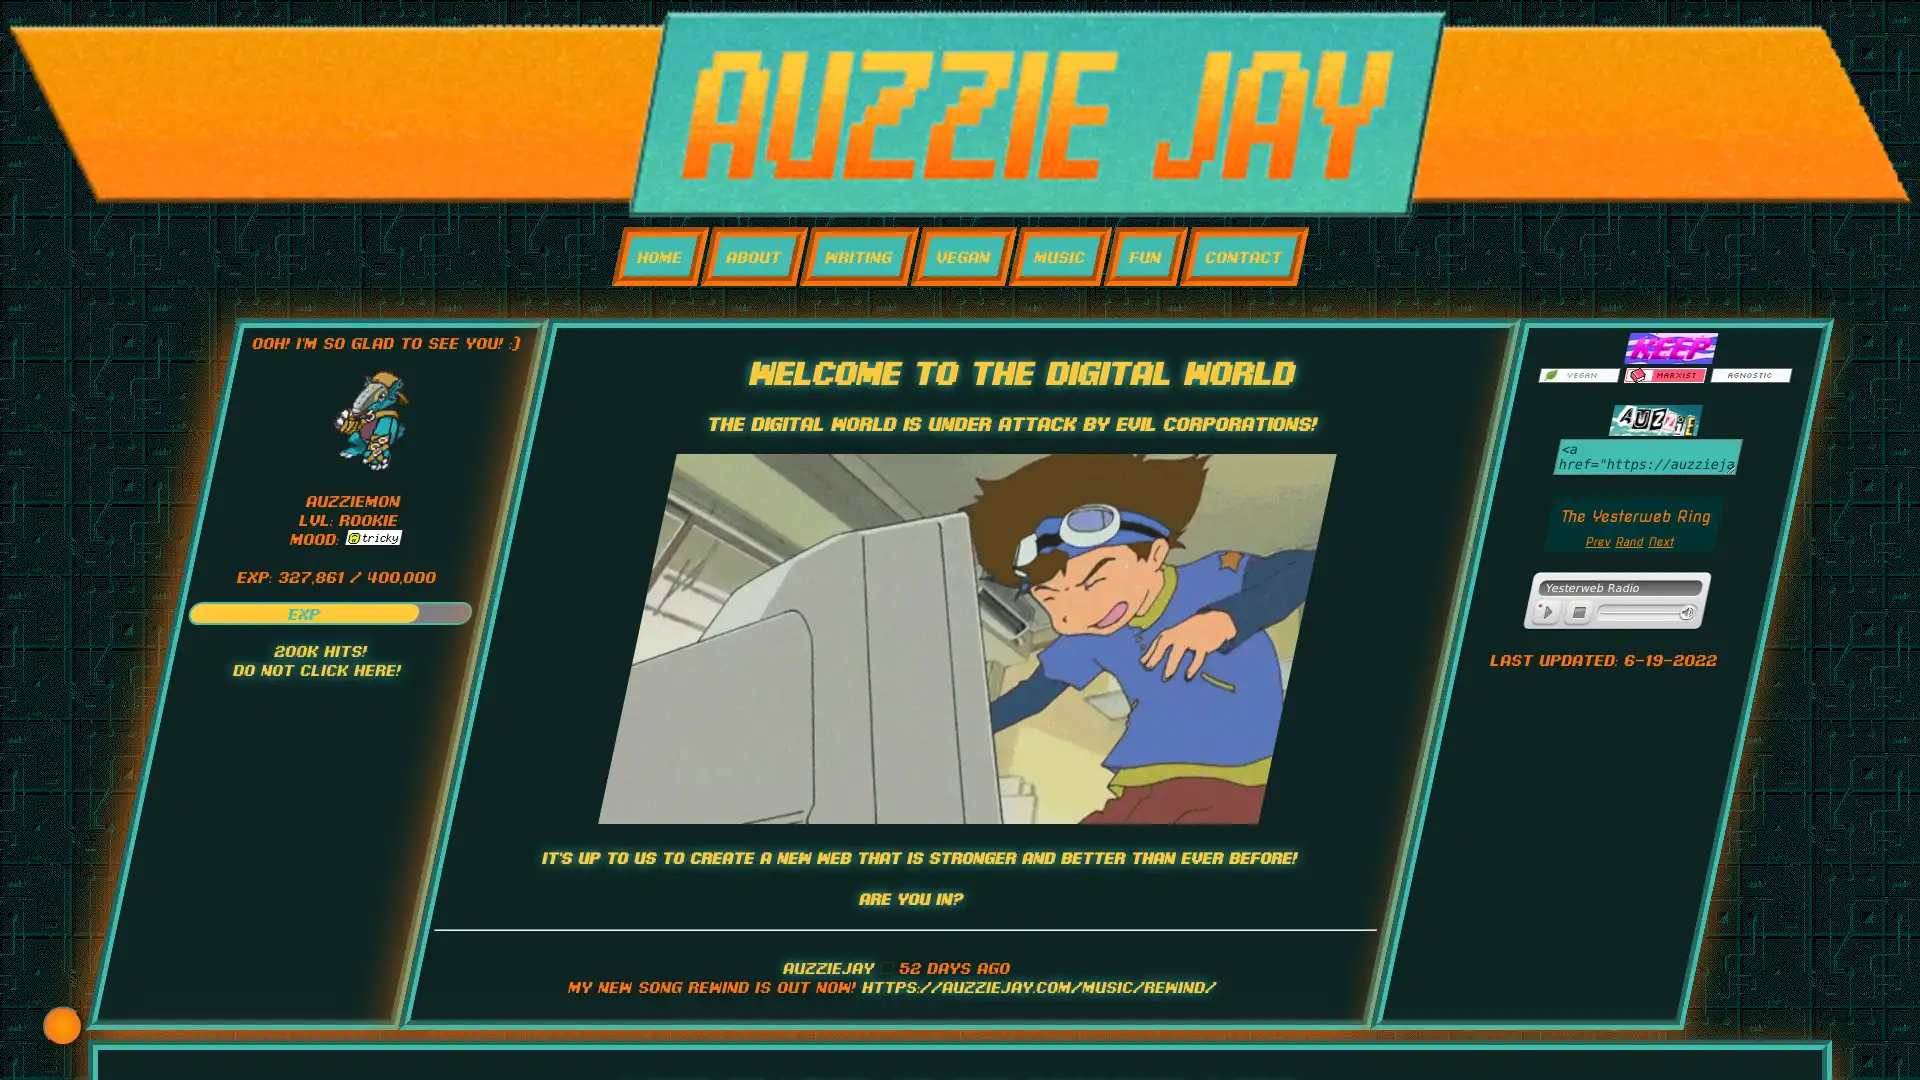  I want to click on FUN, so click(1145, 255).